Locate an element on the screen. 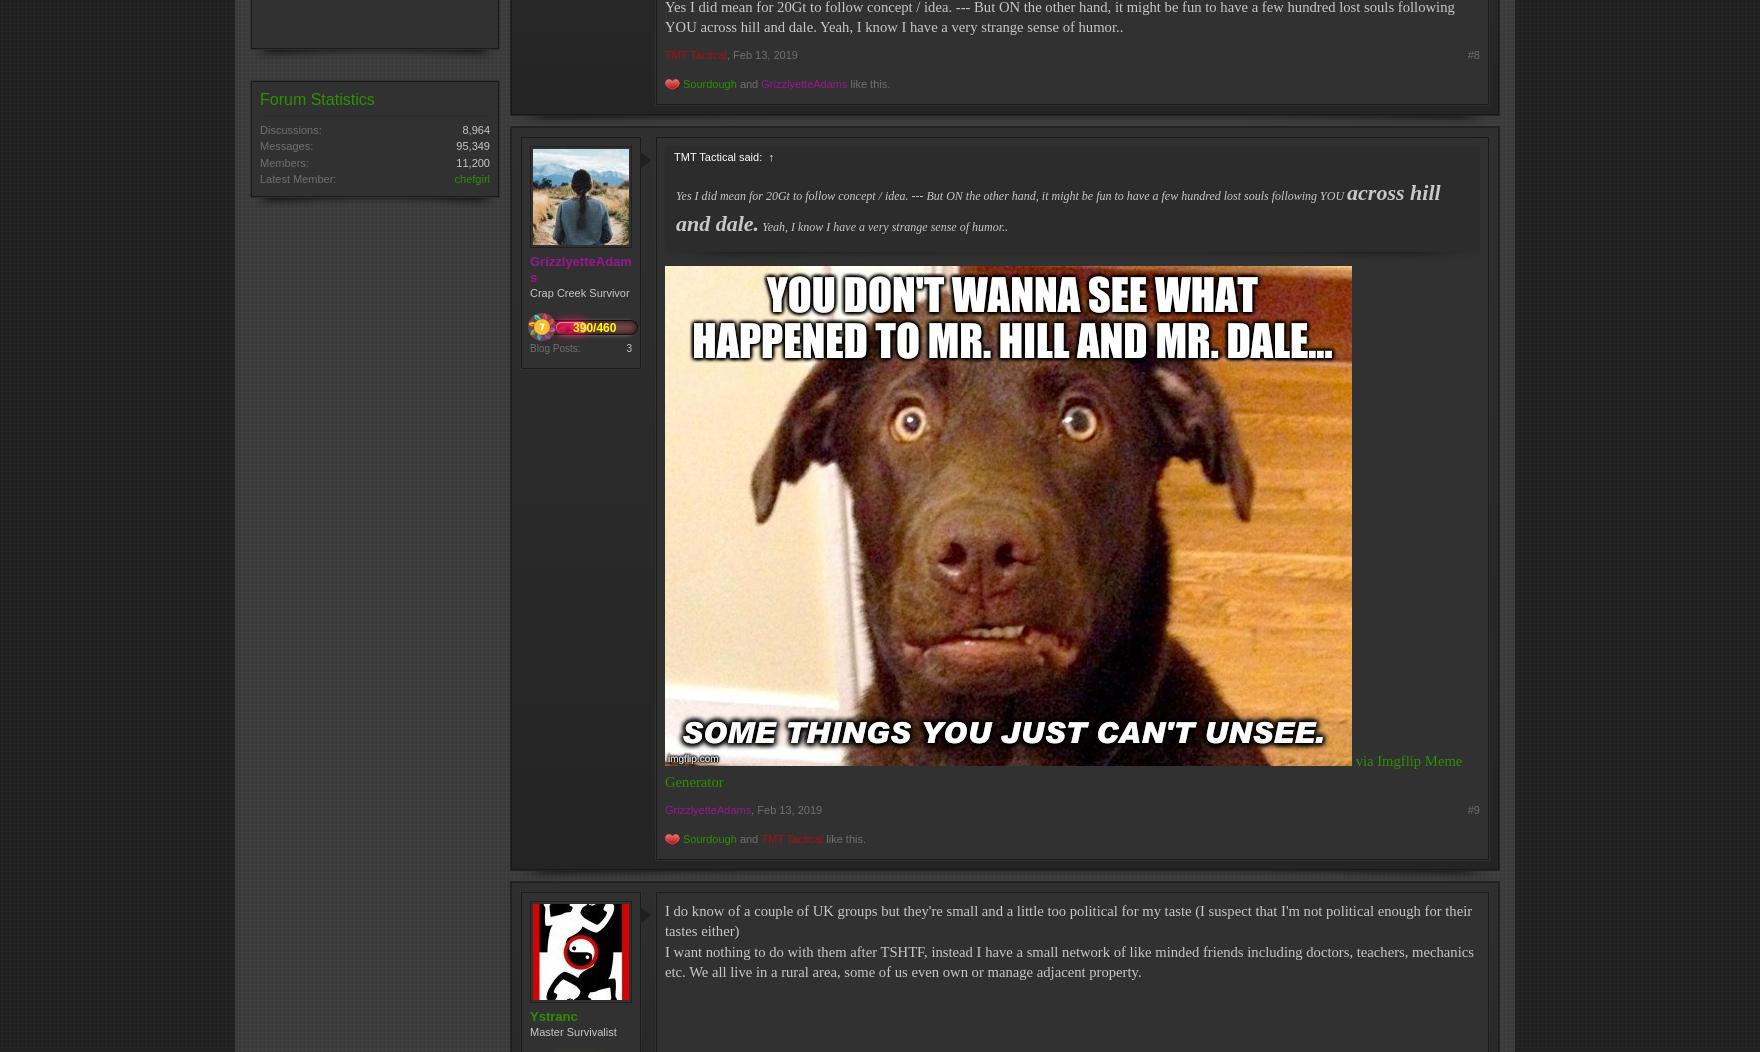 The width and height of the screenshot is (1760, 1052). 'Ystranc' is located at coordinates (553, 1014).